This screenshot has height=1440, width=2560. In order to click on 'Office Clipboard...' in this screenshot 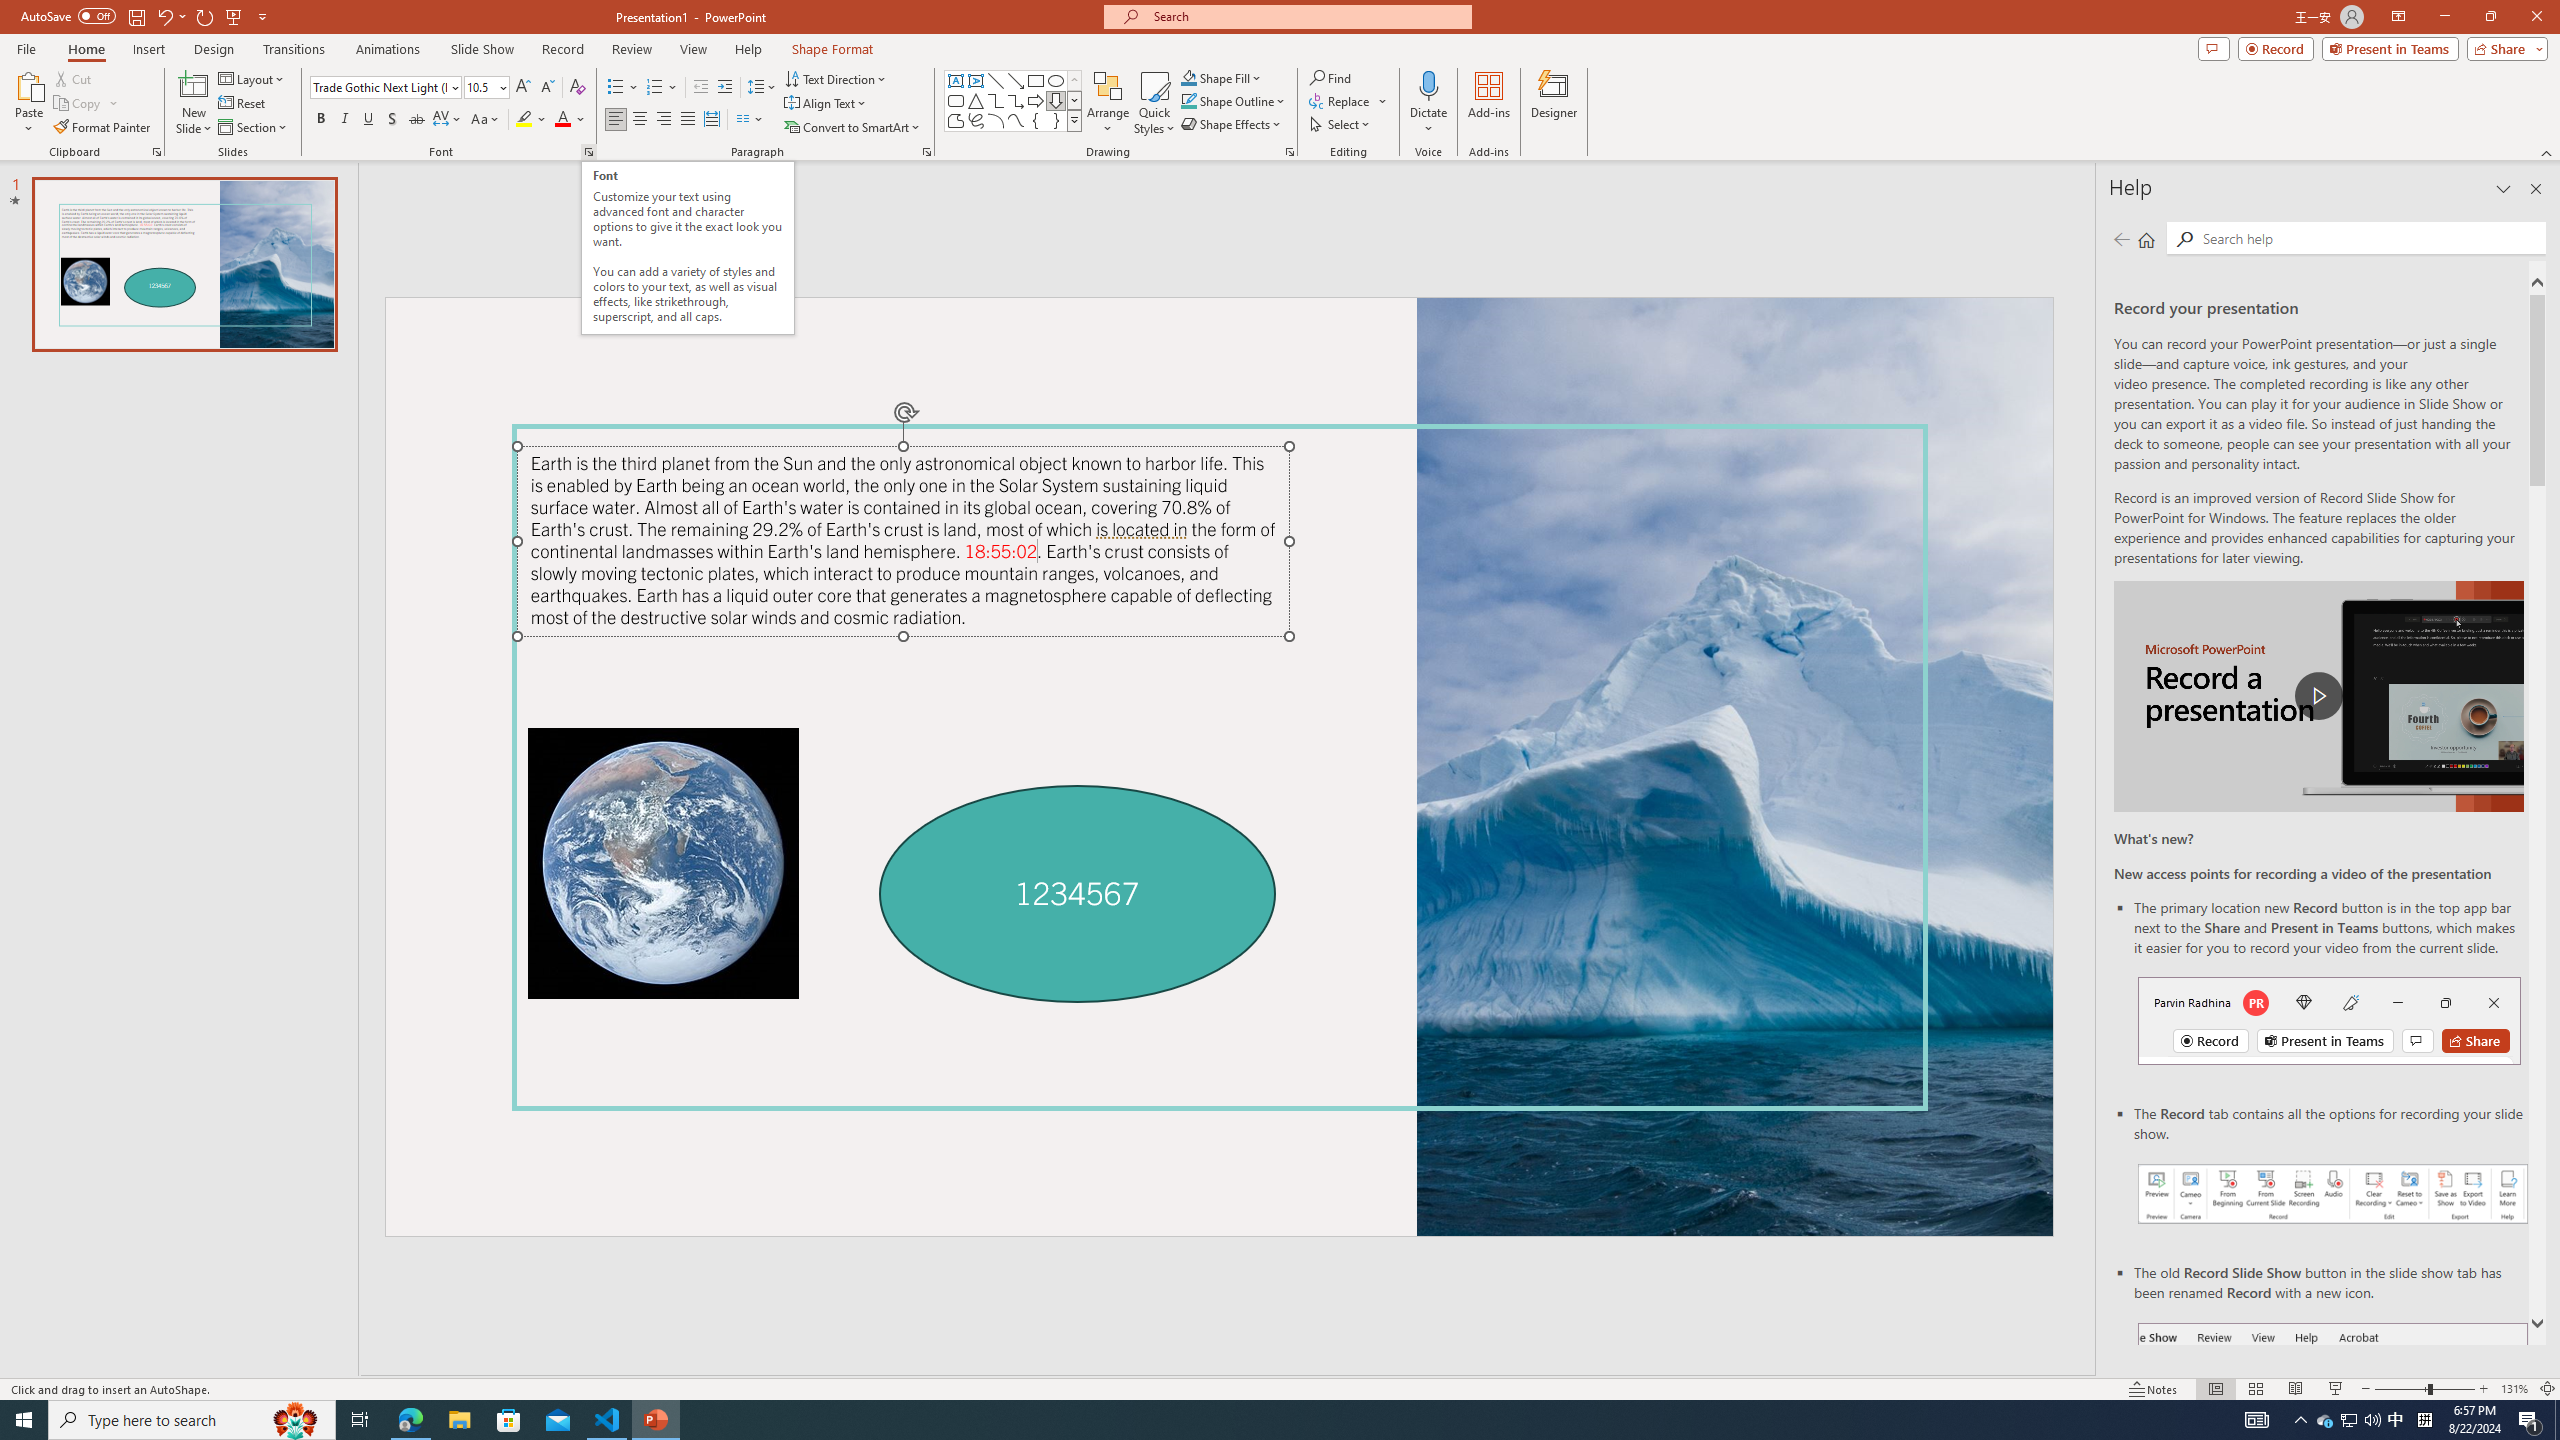, I will do `click(155, 150)`.